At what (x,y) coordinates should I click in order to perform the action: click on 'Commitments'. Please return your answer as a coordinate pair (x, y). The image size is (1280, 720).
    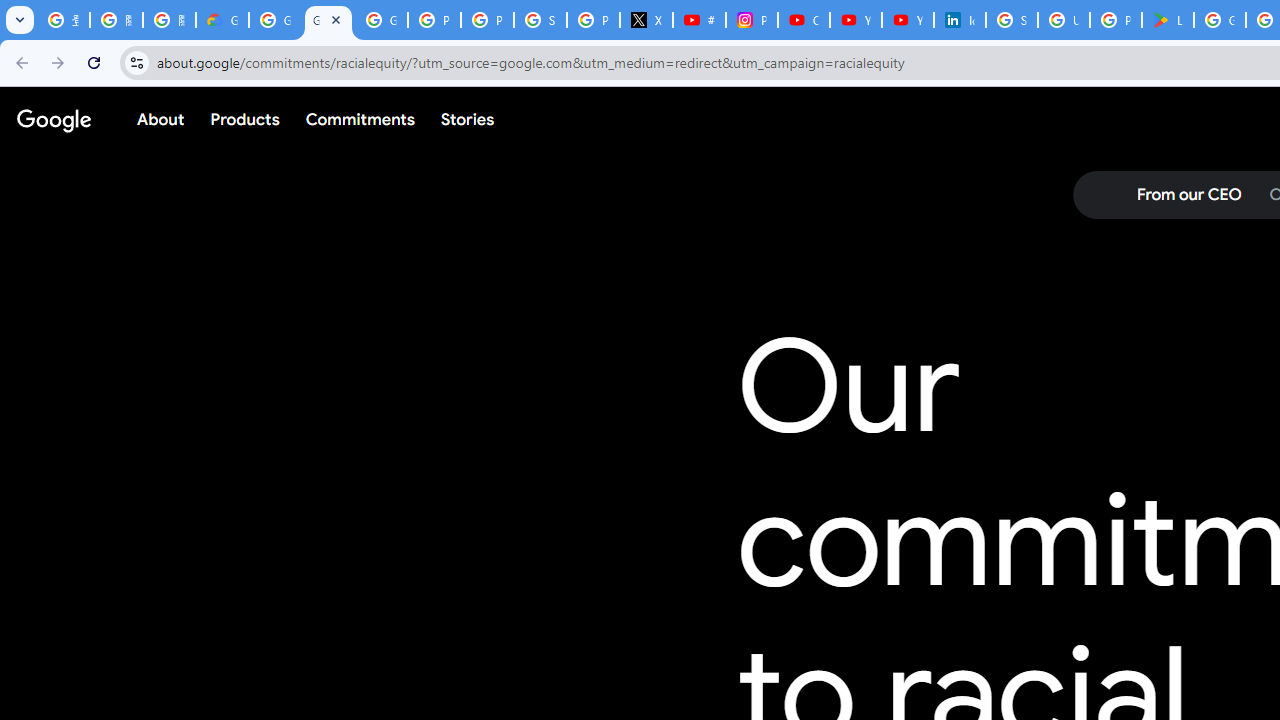
    Looking at the image, I should click on (359, 119).